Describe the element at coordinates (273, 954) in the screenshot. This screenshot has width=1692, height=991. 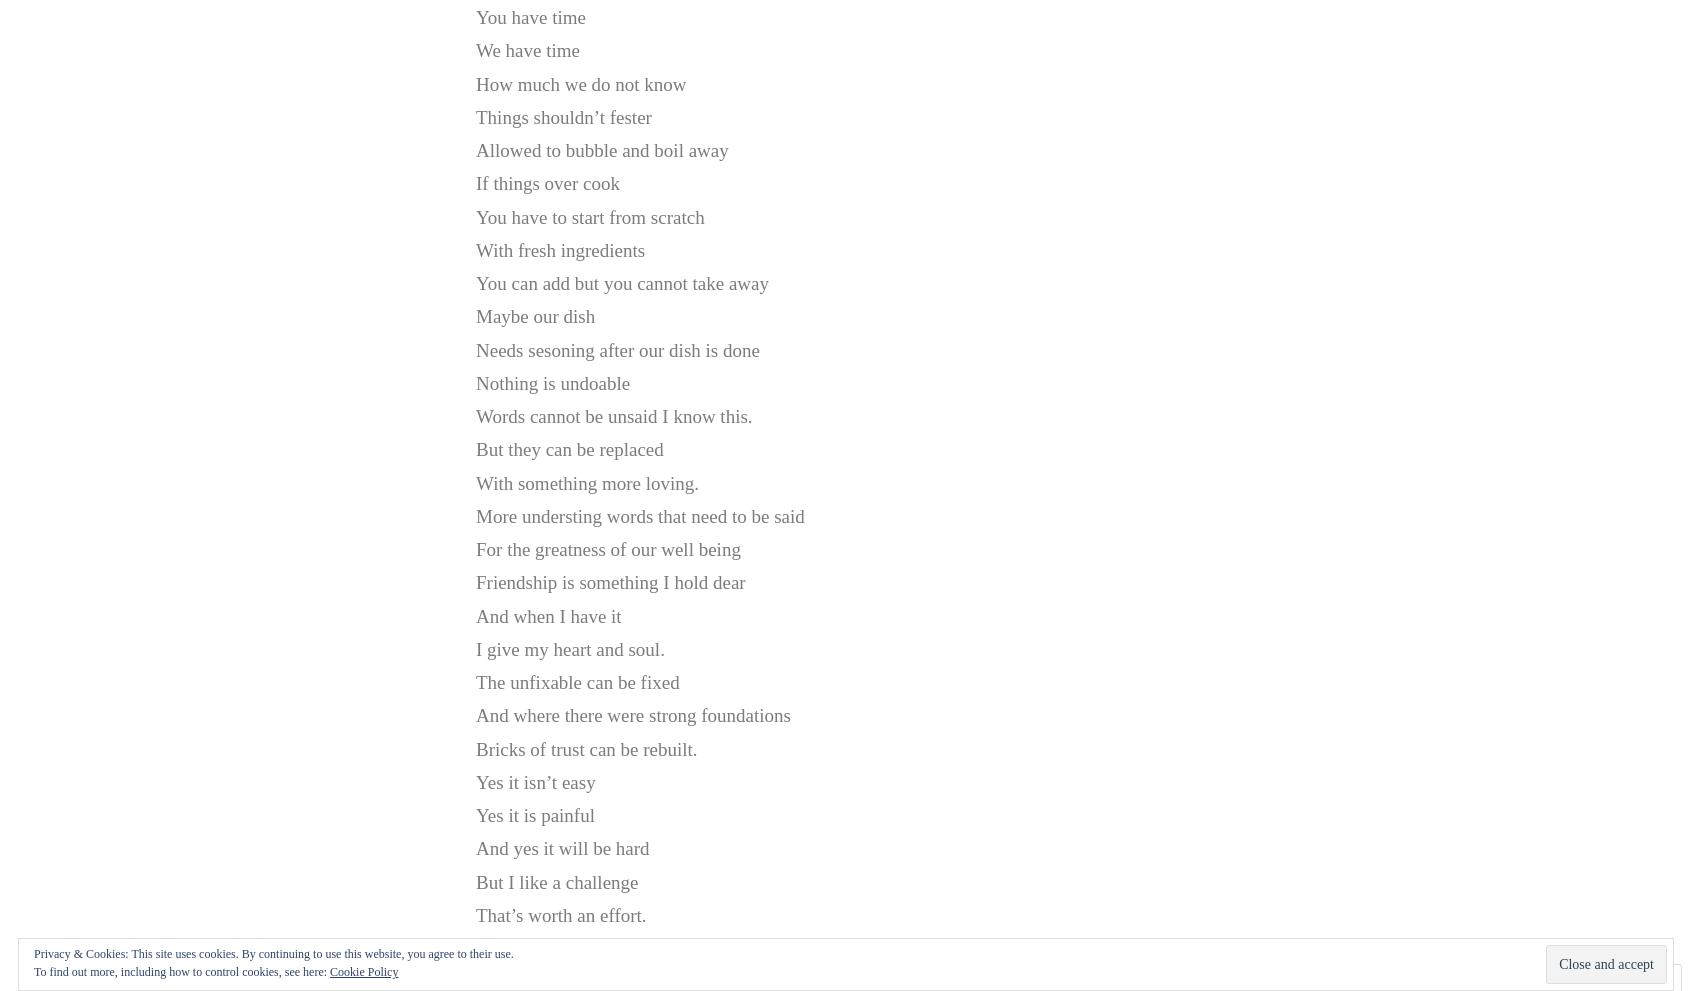
I see `'Privacy & Cookies: This site uses cookies. By continuing to use this website, you agree to their use.'` at that location.